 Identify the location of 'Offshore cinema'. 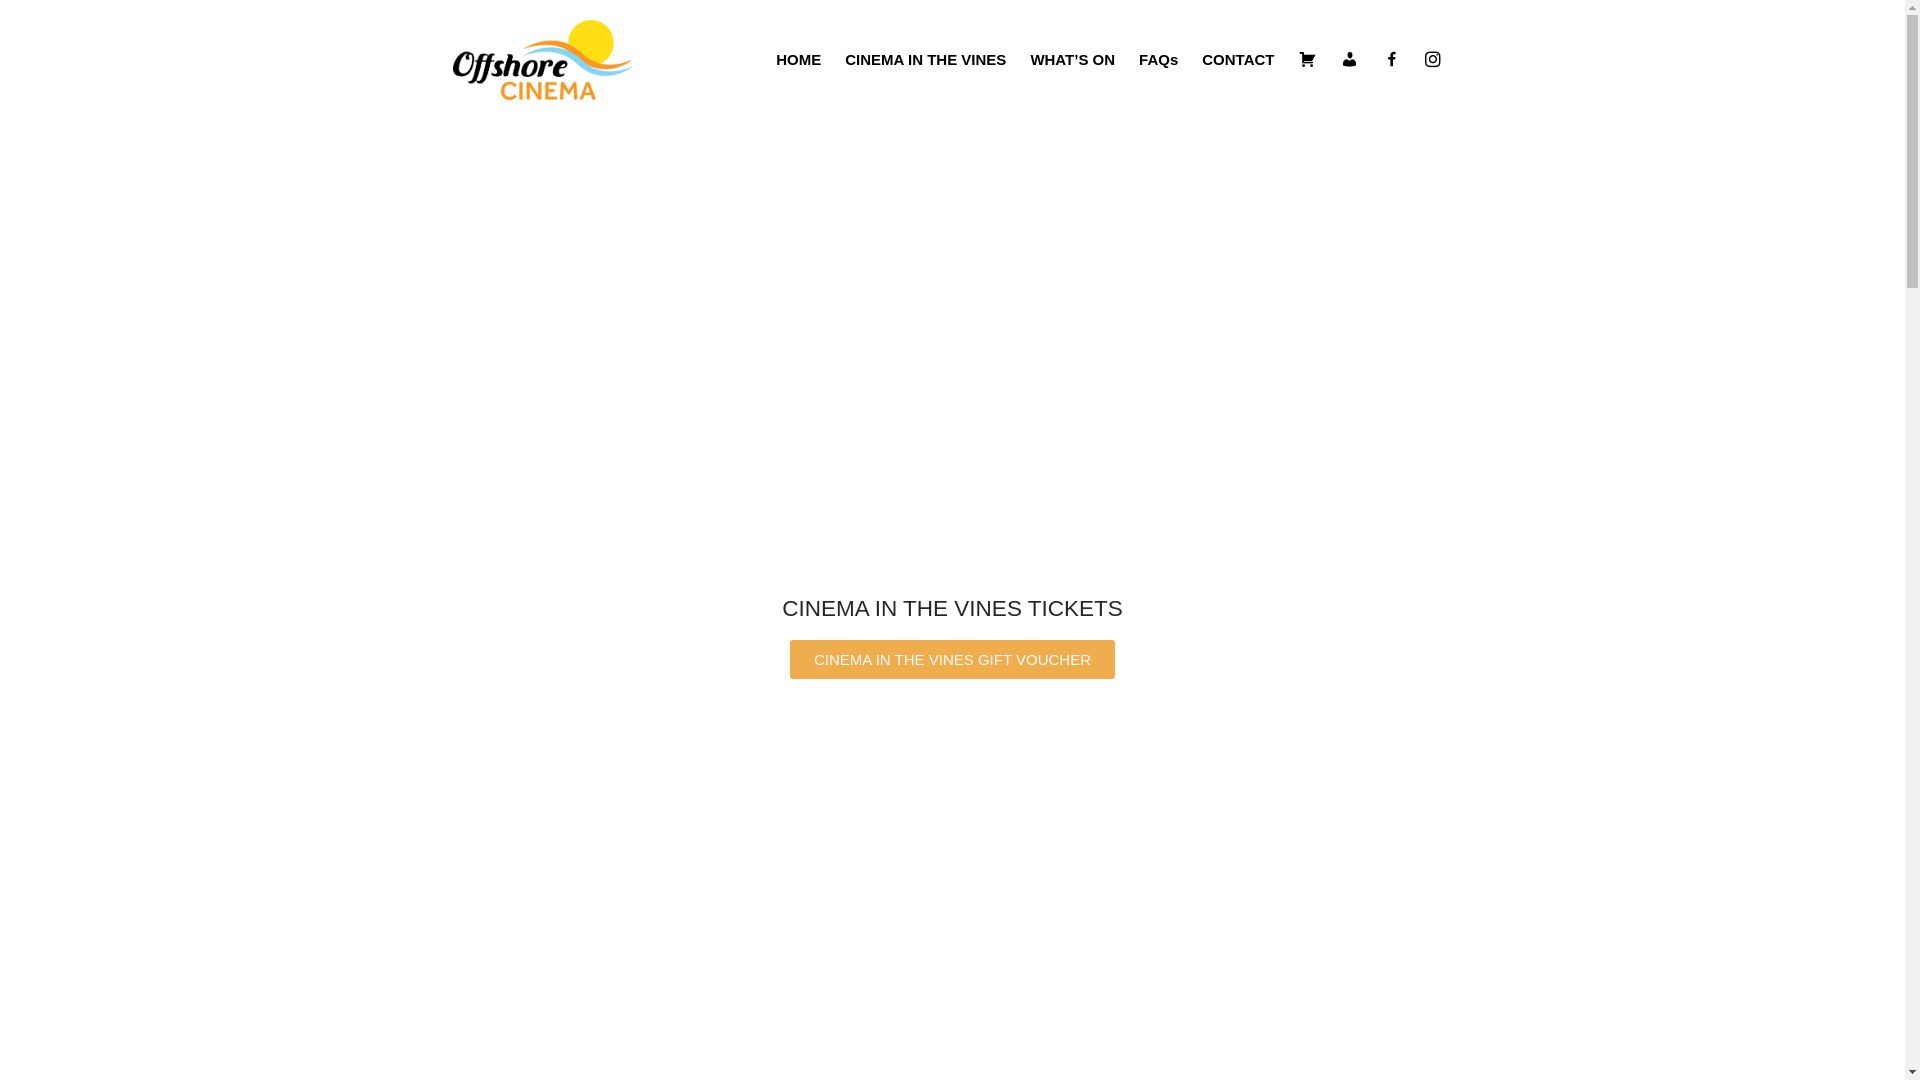
(714, 72).